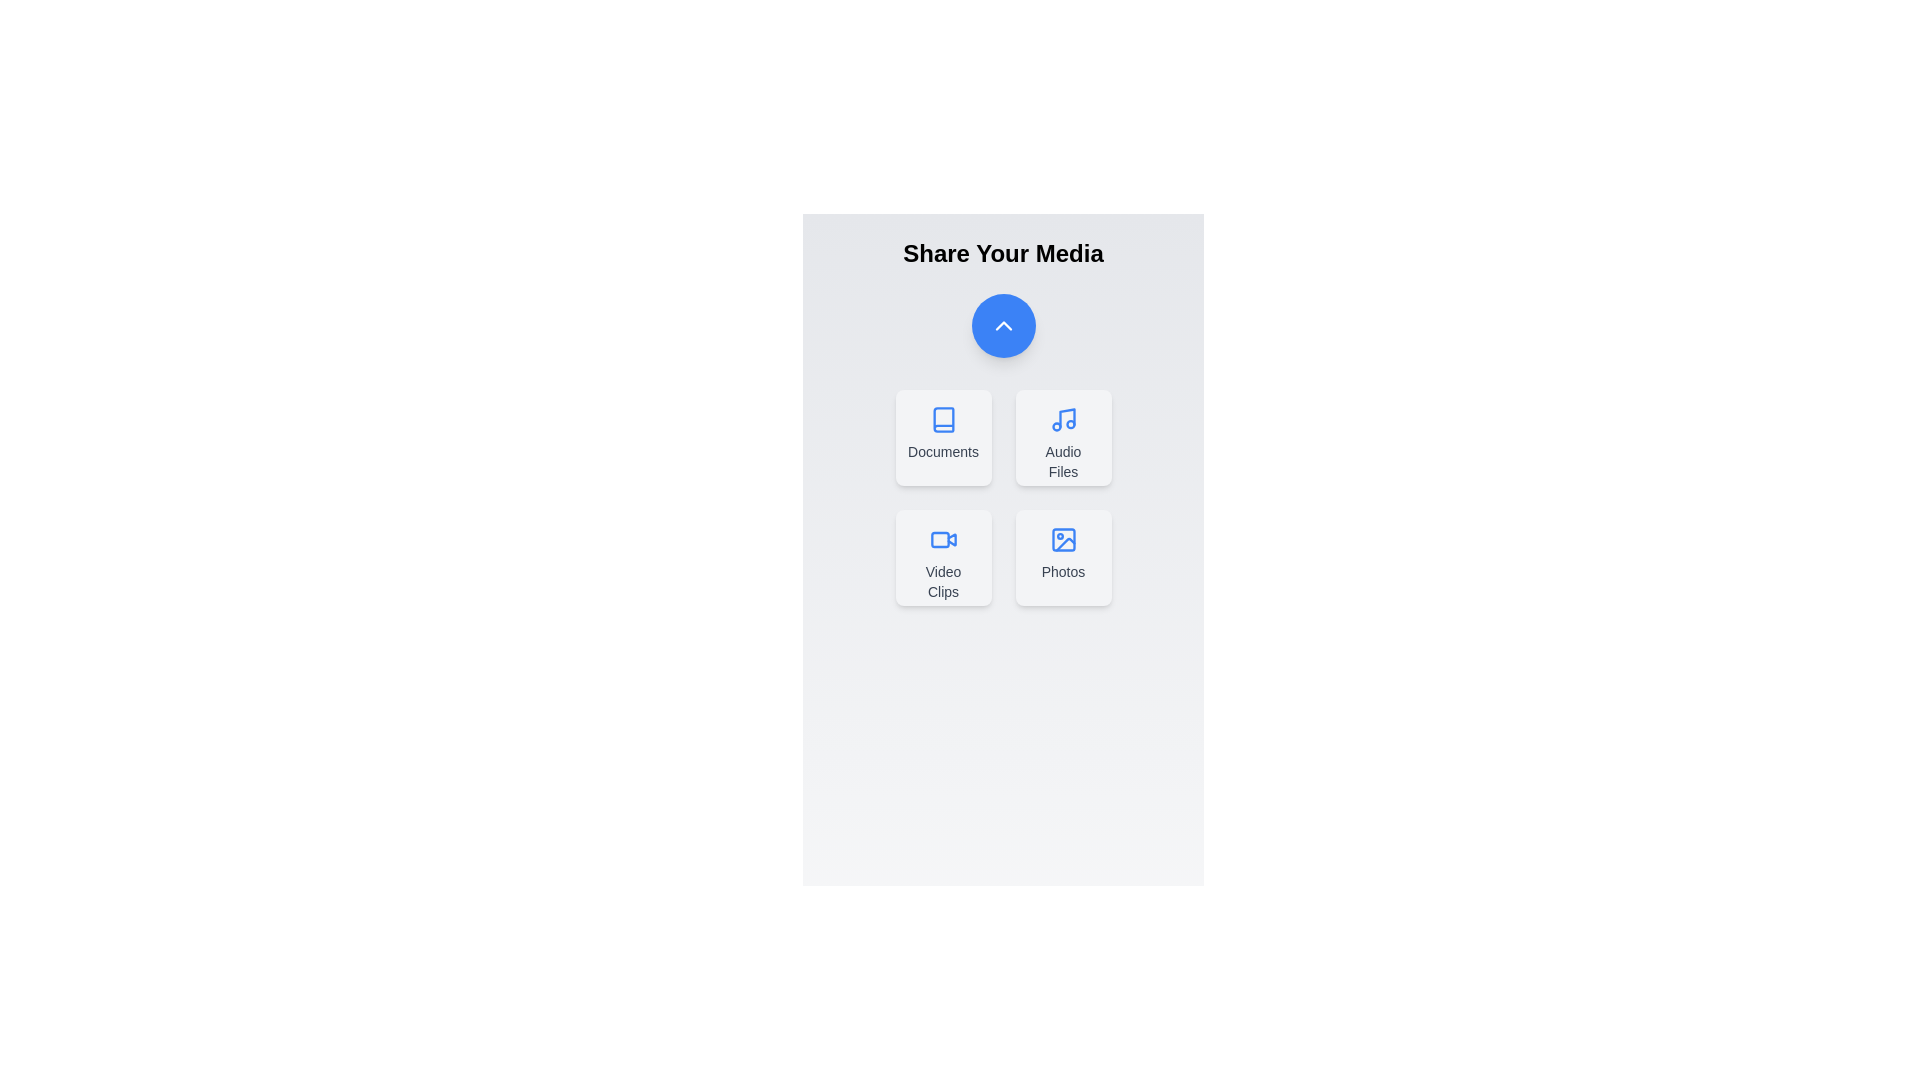  What do you see at coordinates (942, 437) in the screenshot?
I see `the button corresponding to the media type Documents` at bounding box center [942, 437].